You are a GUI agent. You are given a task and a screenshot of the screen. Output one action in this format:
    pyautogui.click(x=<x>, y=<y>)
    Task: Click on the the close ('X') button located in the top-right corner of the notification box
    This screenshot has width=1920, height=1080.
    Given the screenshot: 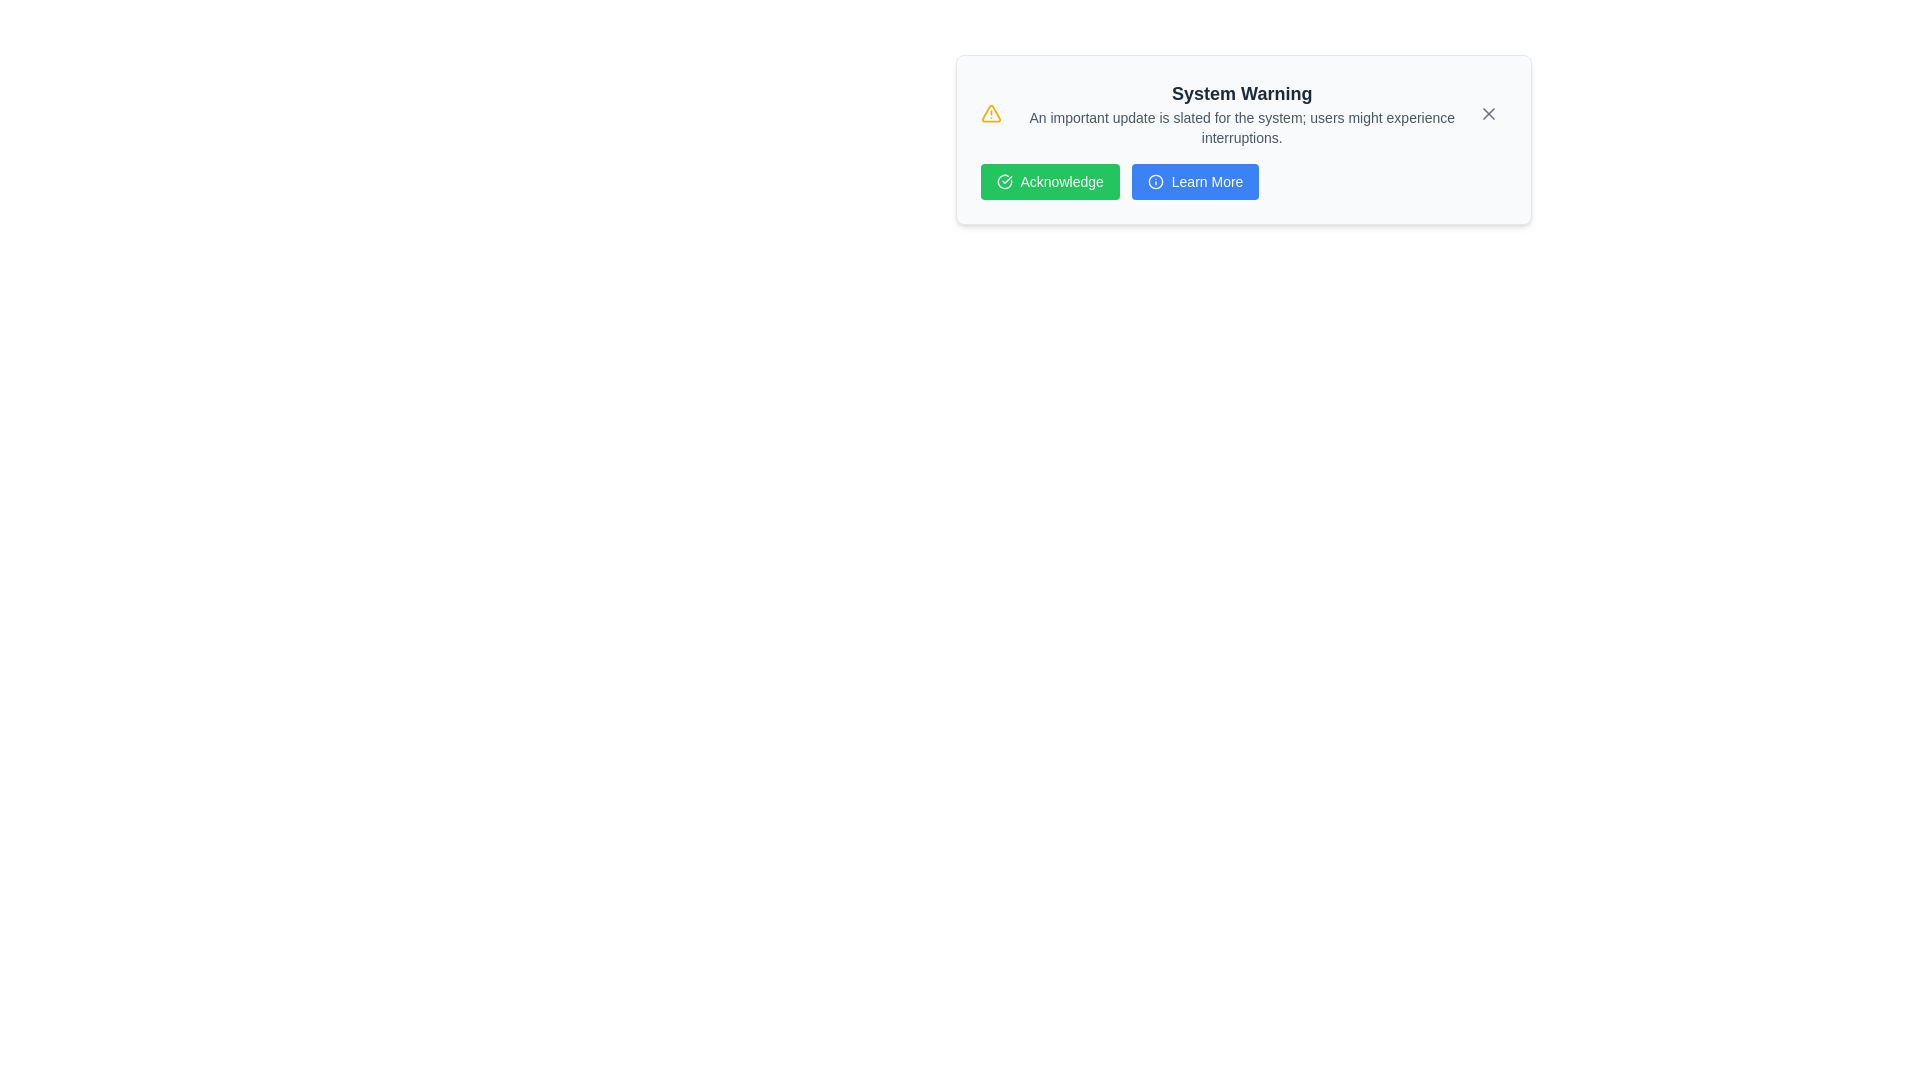 What is the action you would take?
    pyautogui.click(x=1488, y=114)
    